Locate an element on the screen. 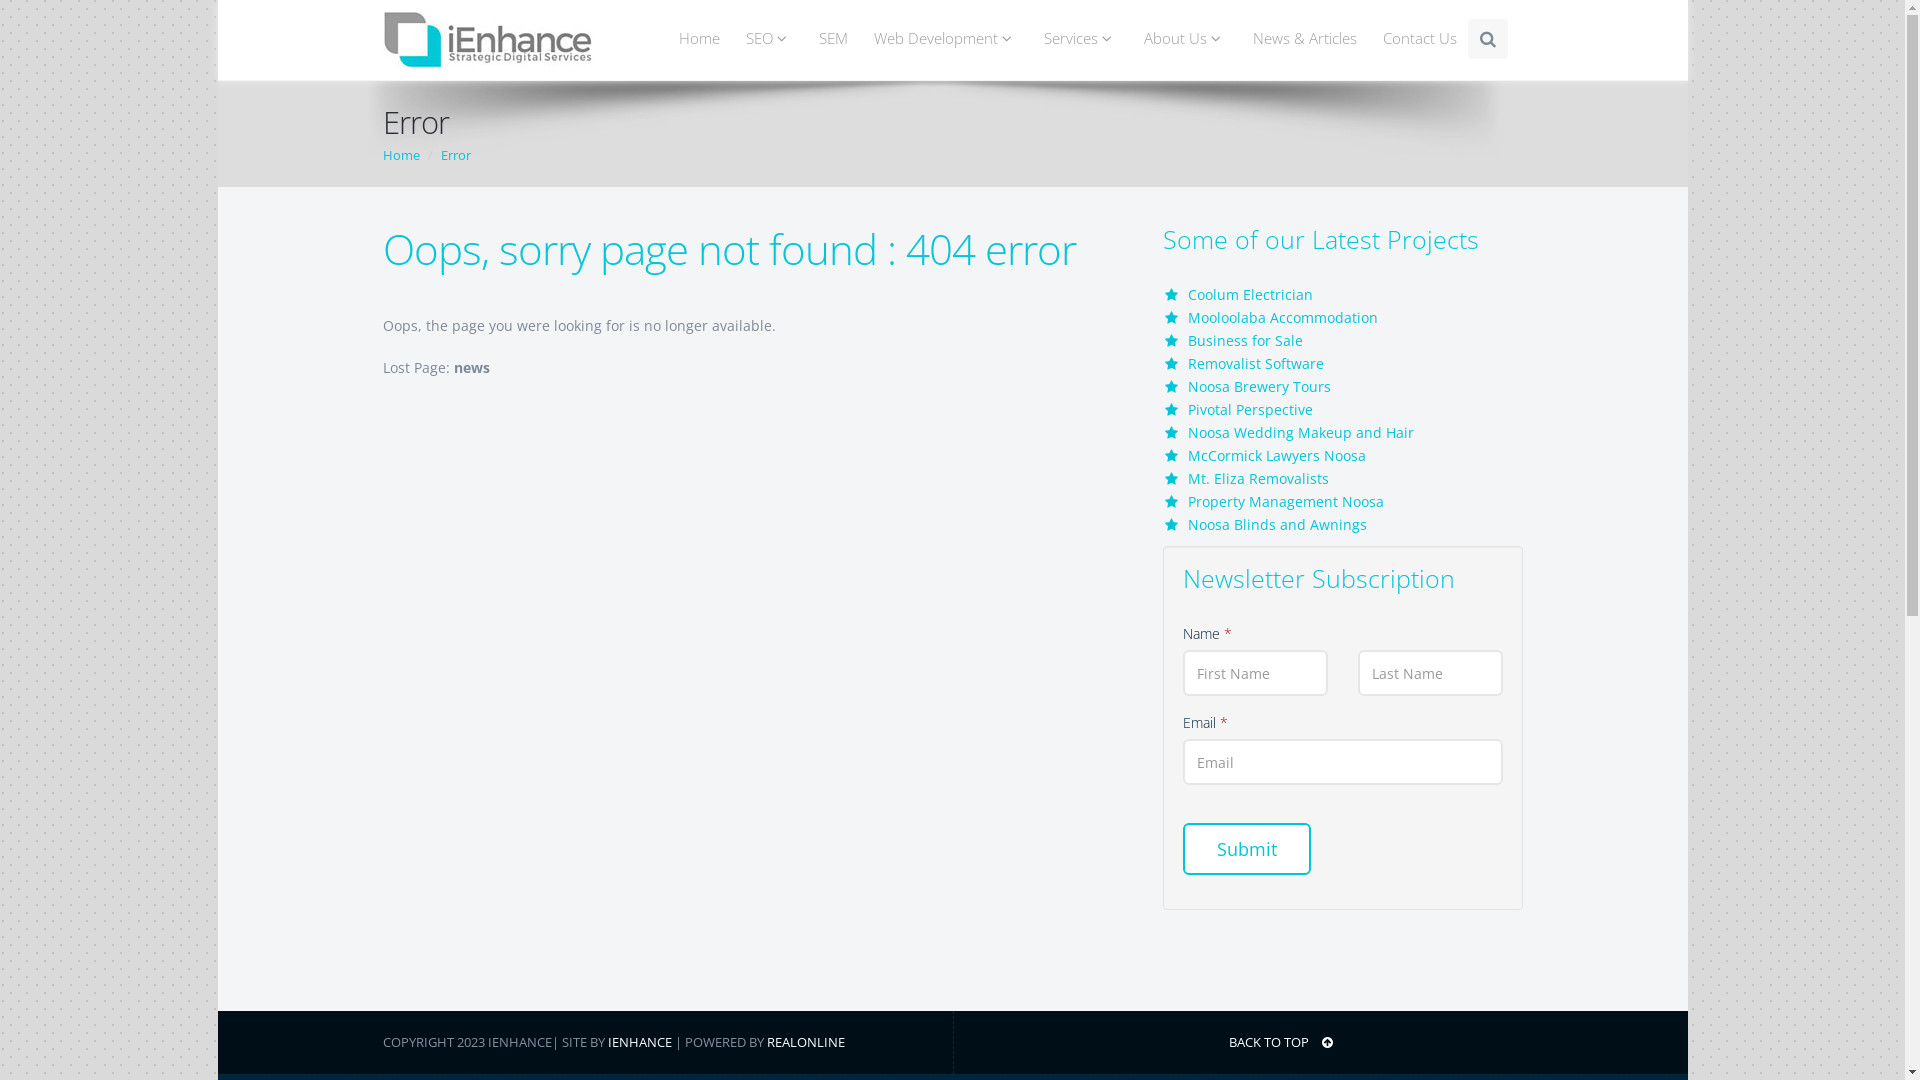 This screenshot has height=1080, width=1920. 'Noosa Blinds and Awnings' is located at coordinates (1276, 523).